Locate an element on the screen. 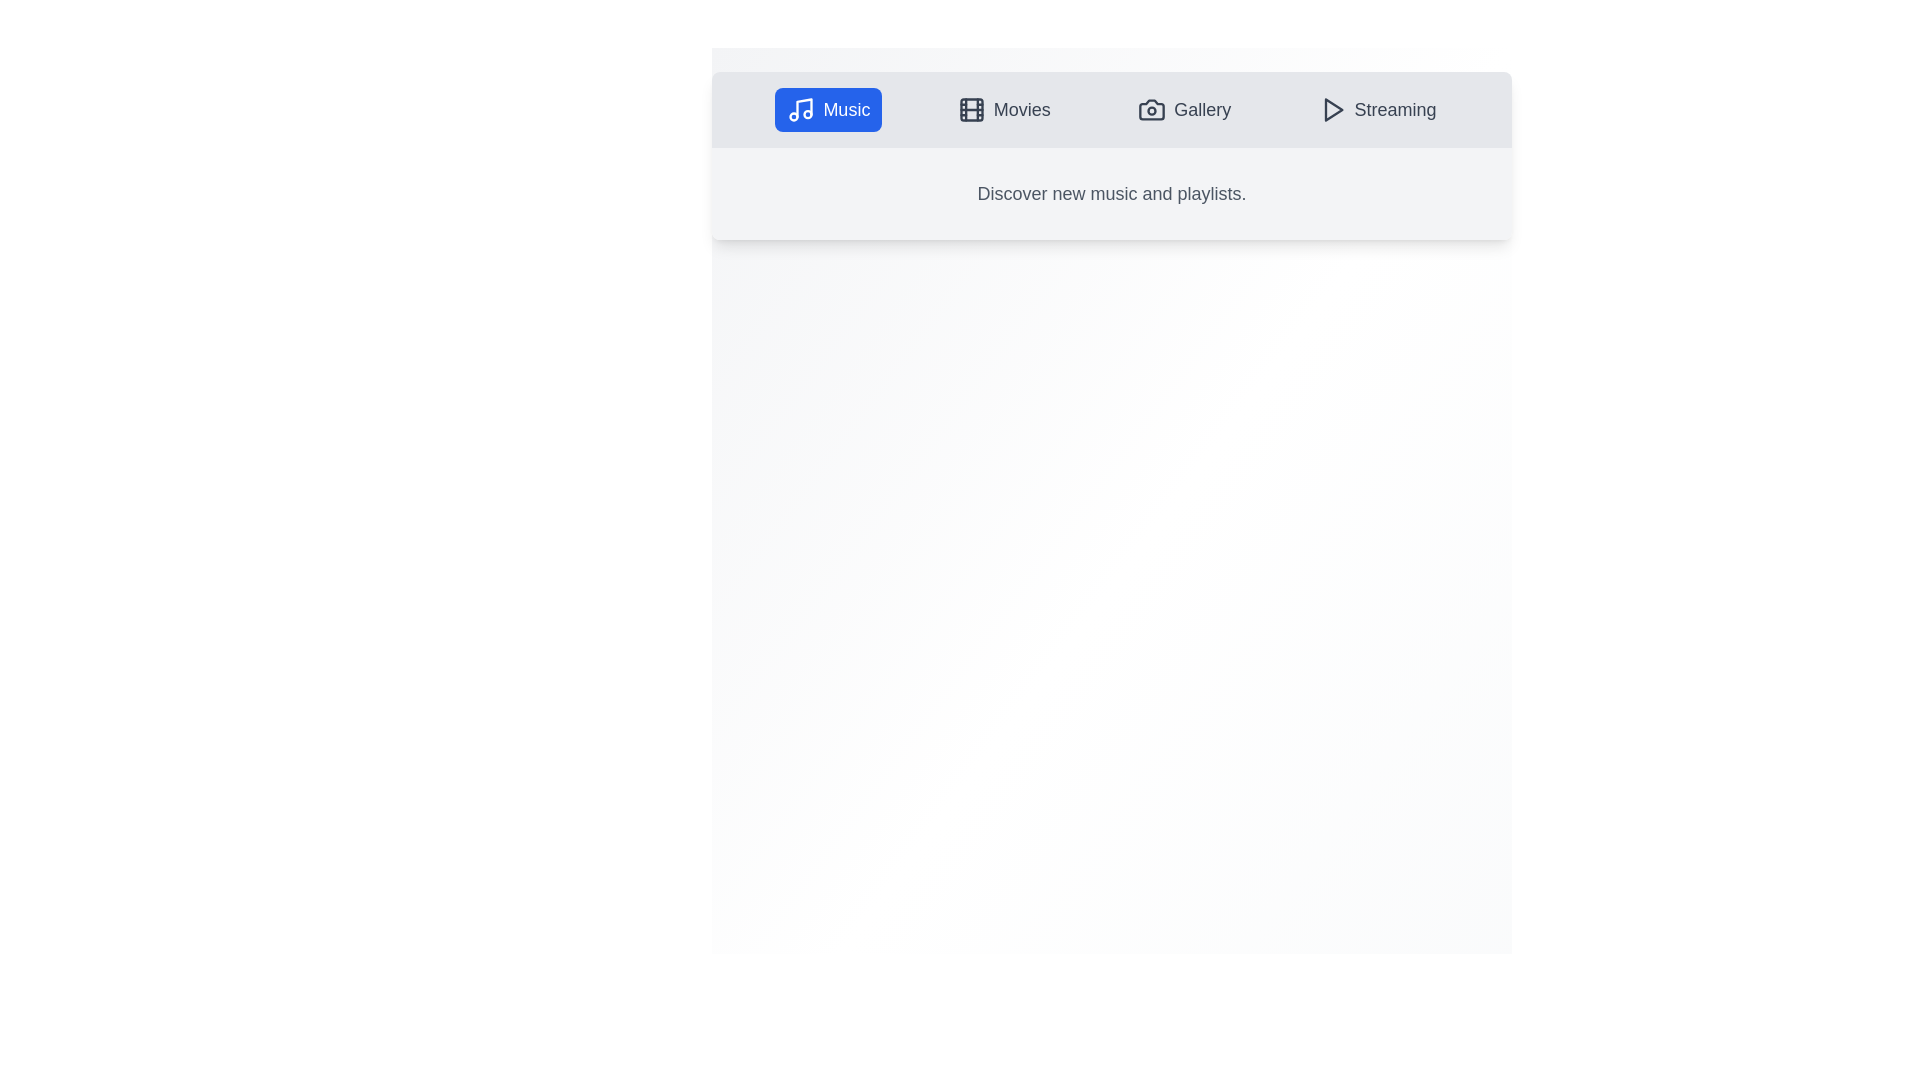 The height and width of the screenshot is (1080, 1920). the tab labeled Gallery is located at coordinates (1184, 110).